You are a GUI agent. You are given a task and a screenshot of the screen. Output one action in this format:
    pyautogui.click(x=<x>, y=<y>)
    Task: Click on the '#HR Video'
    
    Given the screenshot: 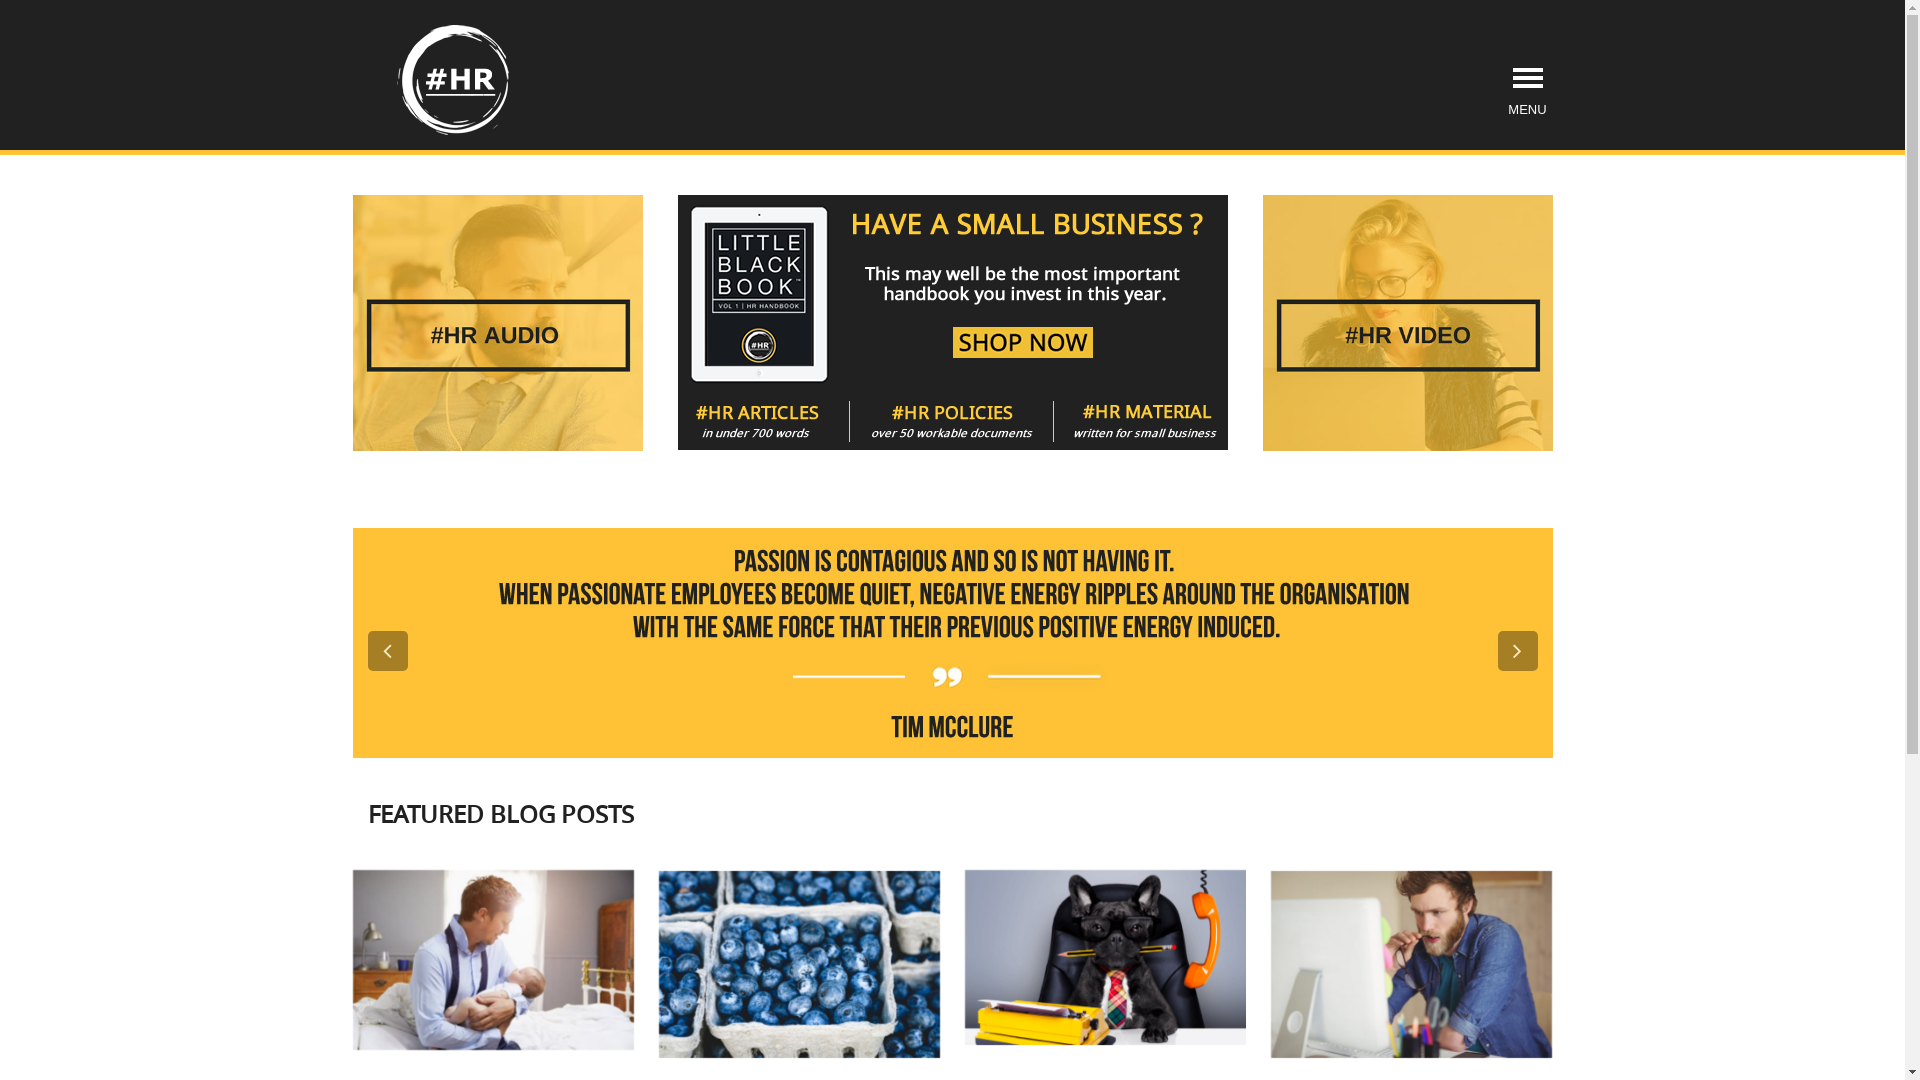 What is the action you would take?
    pyautogui.click(x=1405, y=322)
    